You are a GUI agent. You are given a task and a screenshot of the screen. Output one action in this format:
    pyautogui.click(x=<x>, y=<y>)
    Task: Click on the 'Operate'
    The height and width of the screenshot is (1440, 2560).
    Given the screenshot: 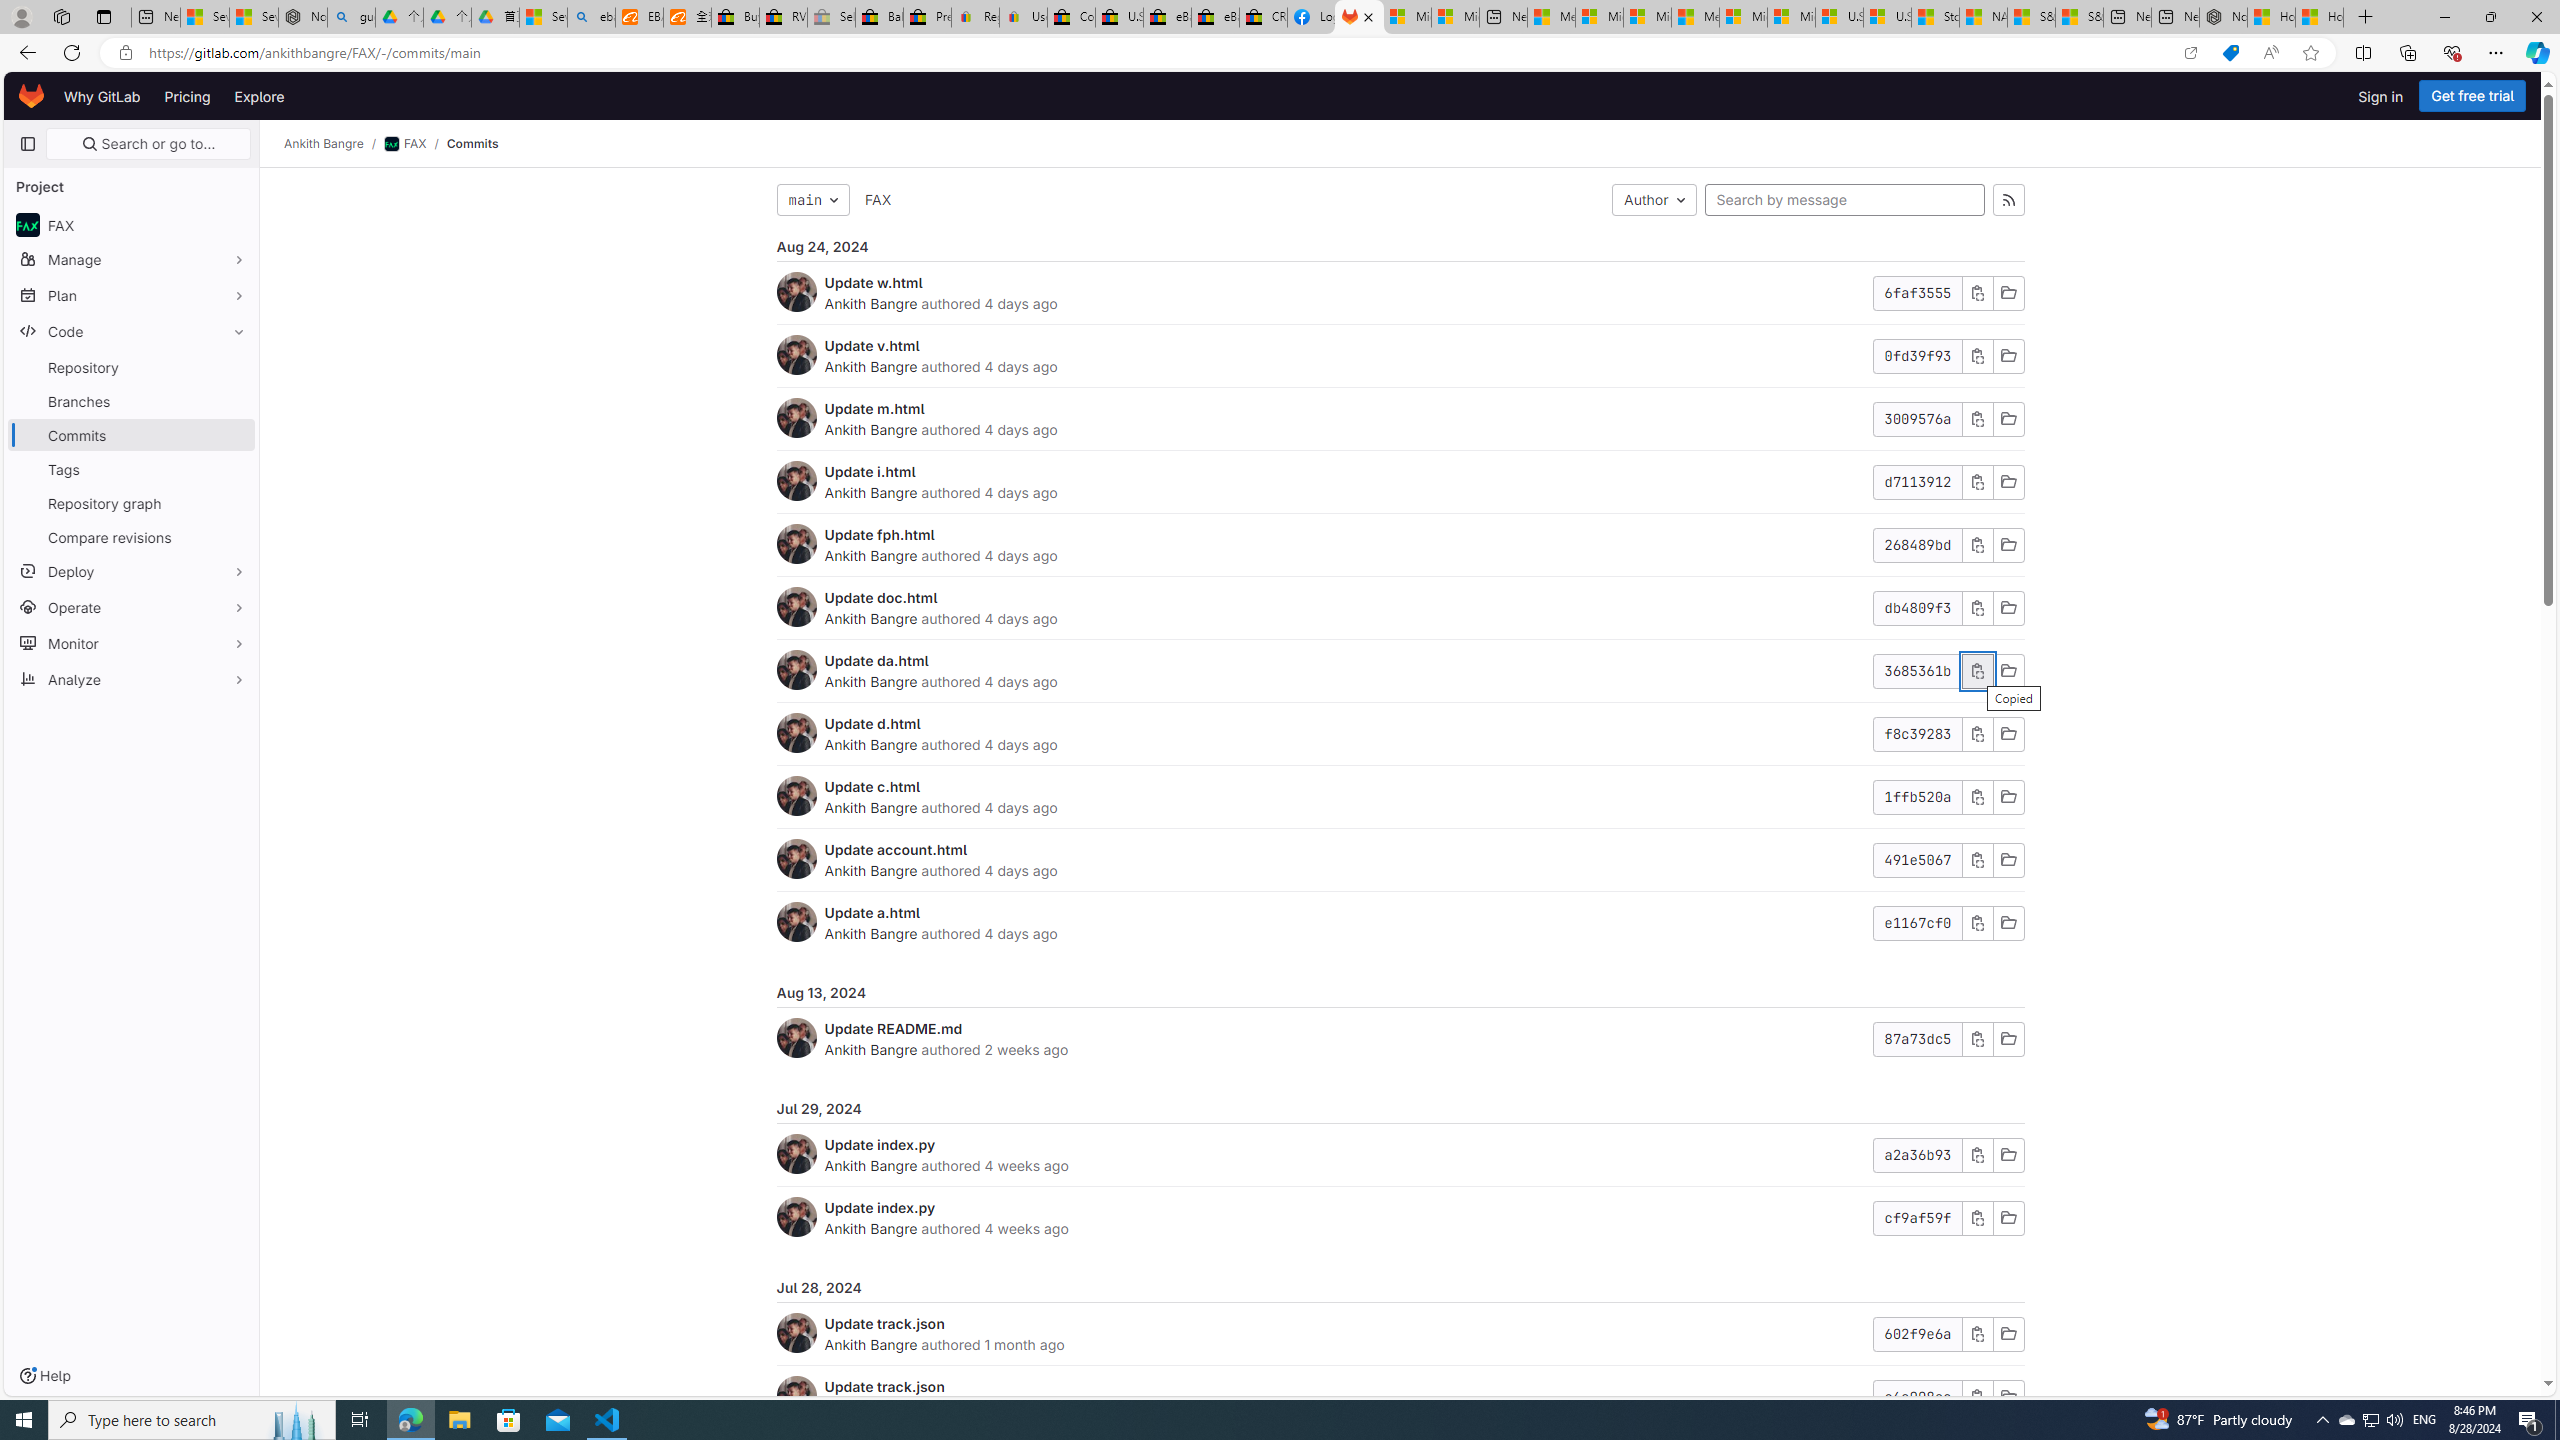 What is the action you would take?
    pyautogui.click(x=130, y=605)
    